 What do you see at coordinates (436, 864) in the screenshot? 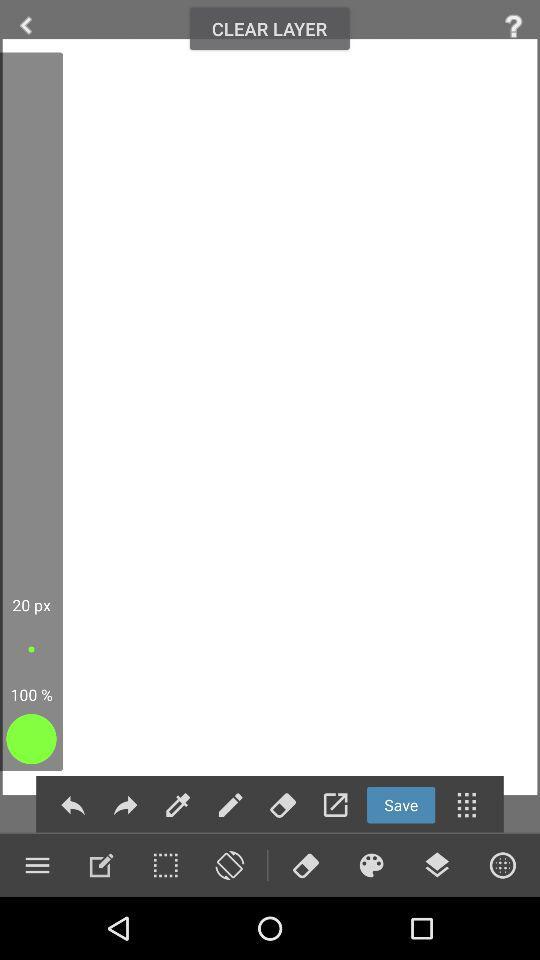
I see `menu button` at bounding box center [436, 864].